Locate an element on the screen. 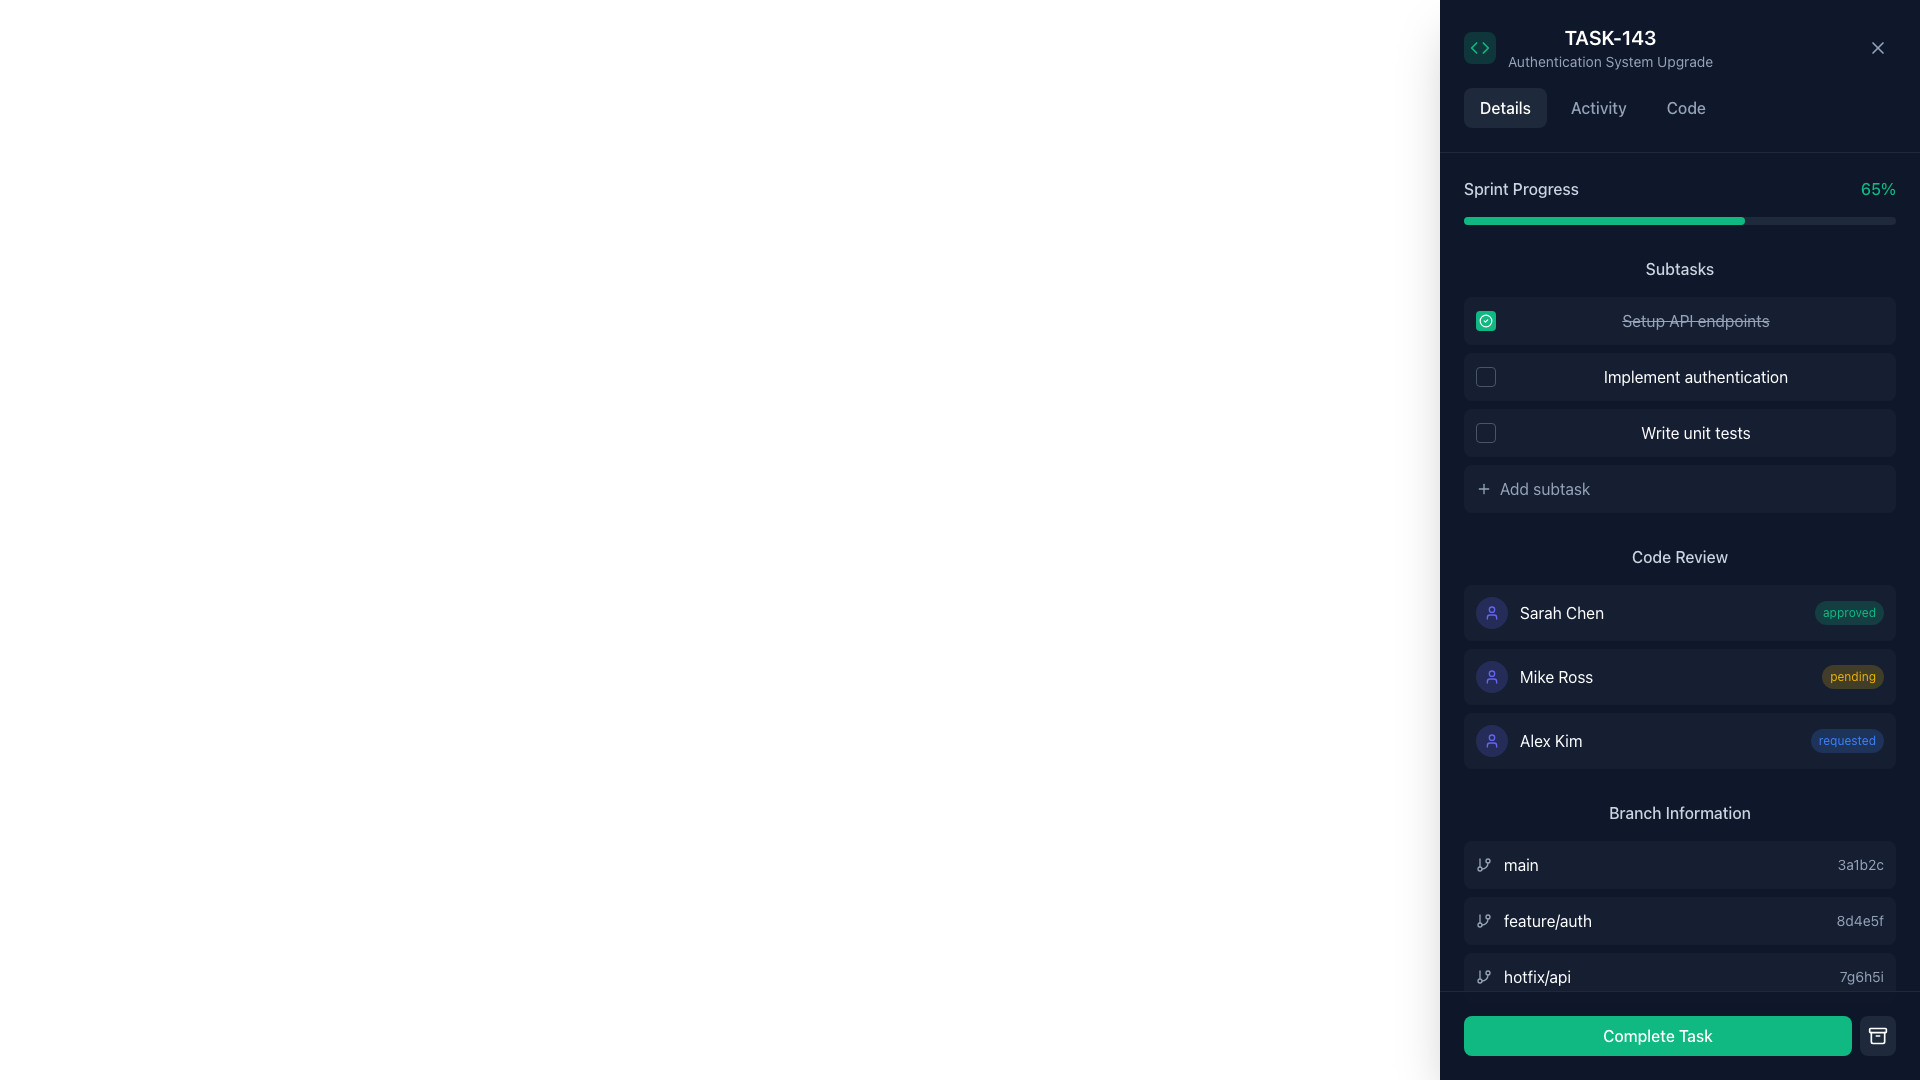 This screenshot has width=1920, height=1080. the user icon represented by a simple outline of a person styled in indigo, located in the top-right section of the interface above the 'Code Review' section is located at coordinates (1492, 612).